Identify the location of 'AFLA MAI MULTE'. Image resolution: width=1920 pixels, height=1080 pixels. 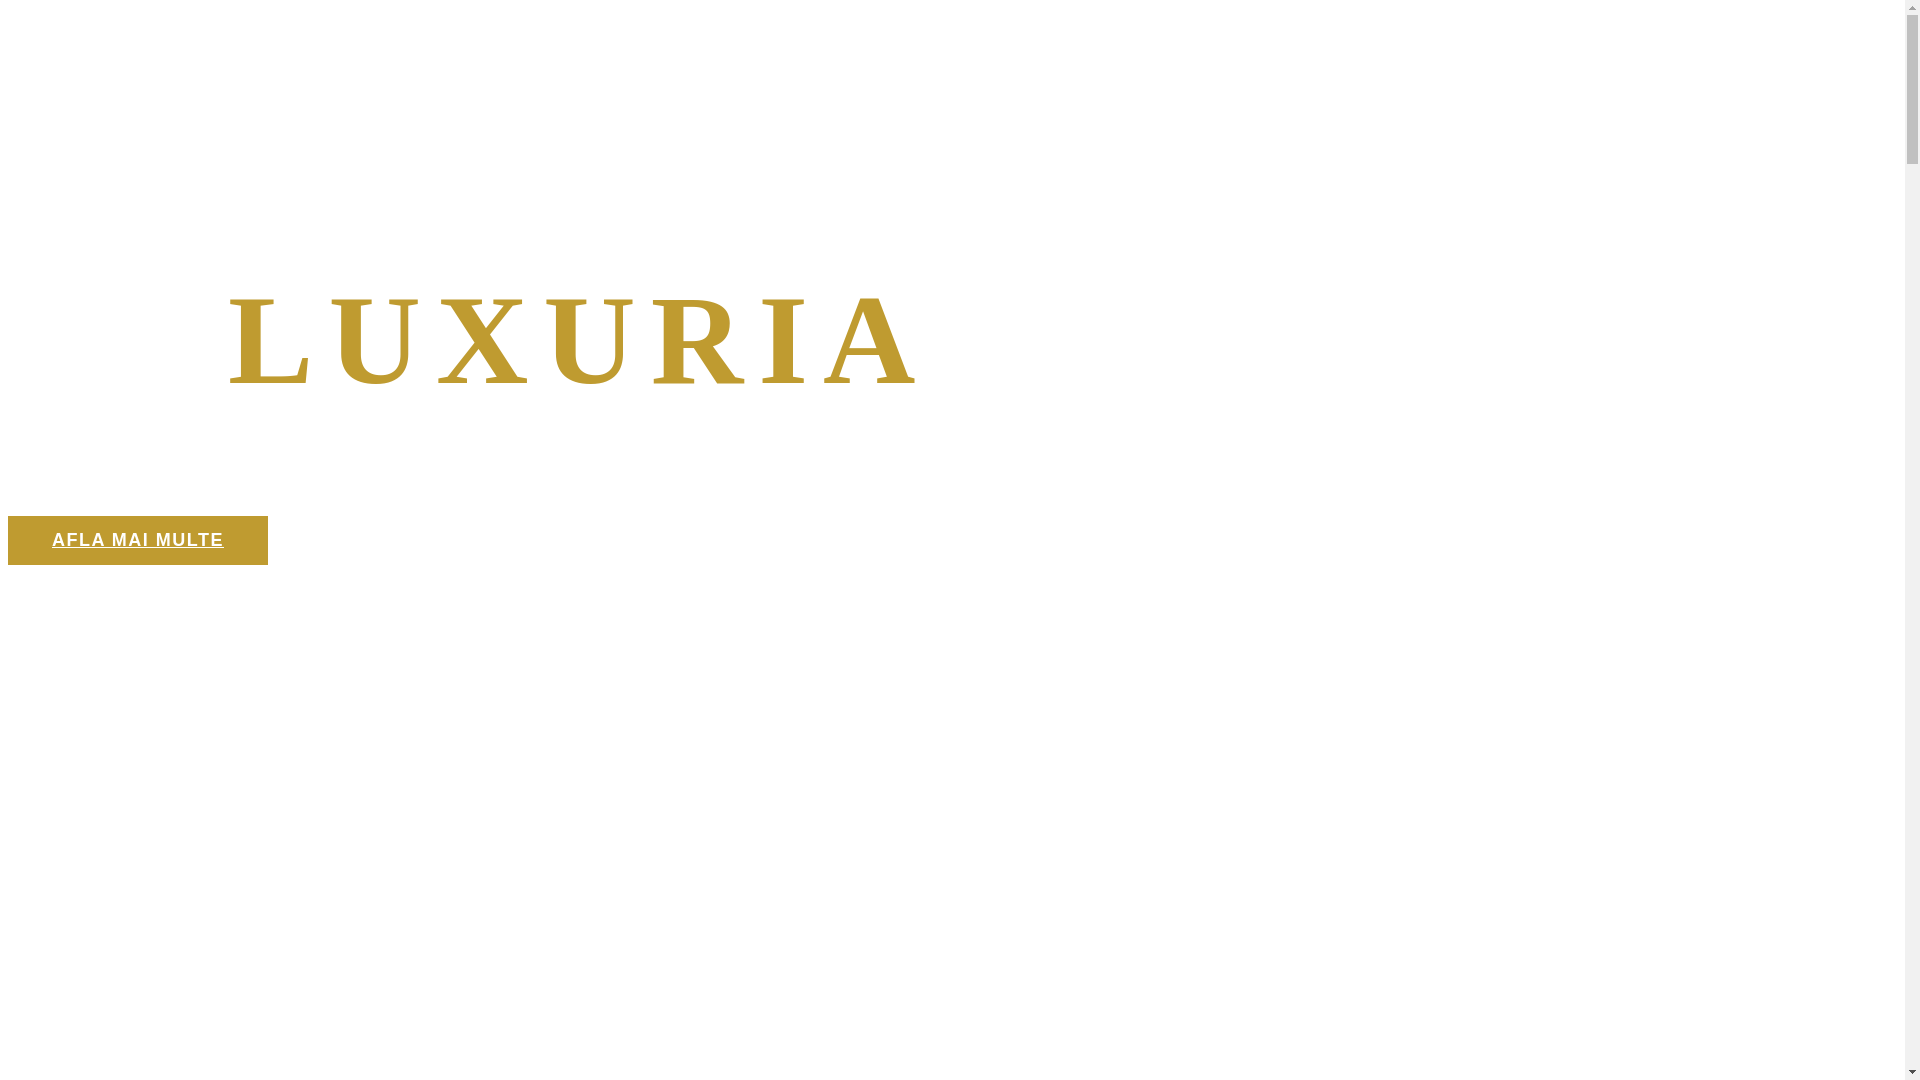
(8, 540).